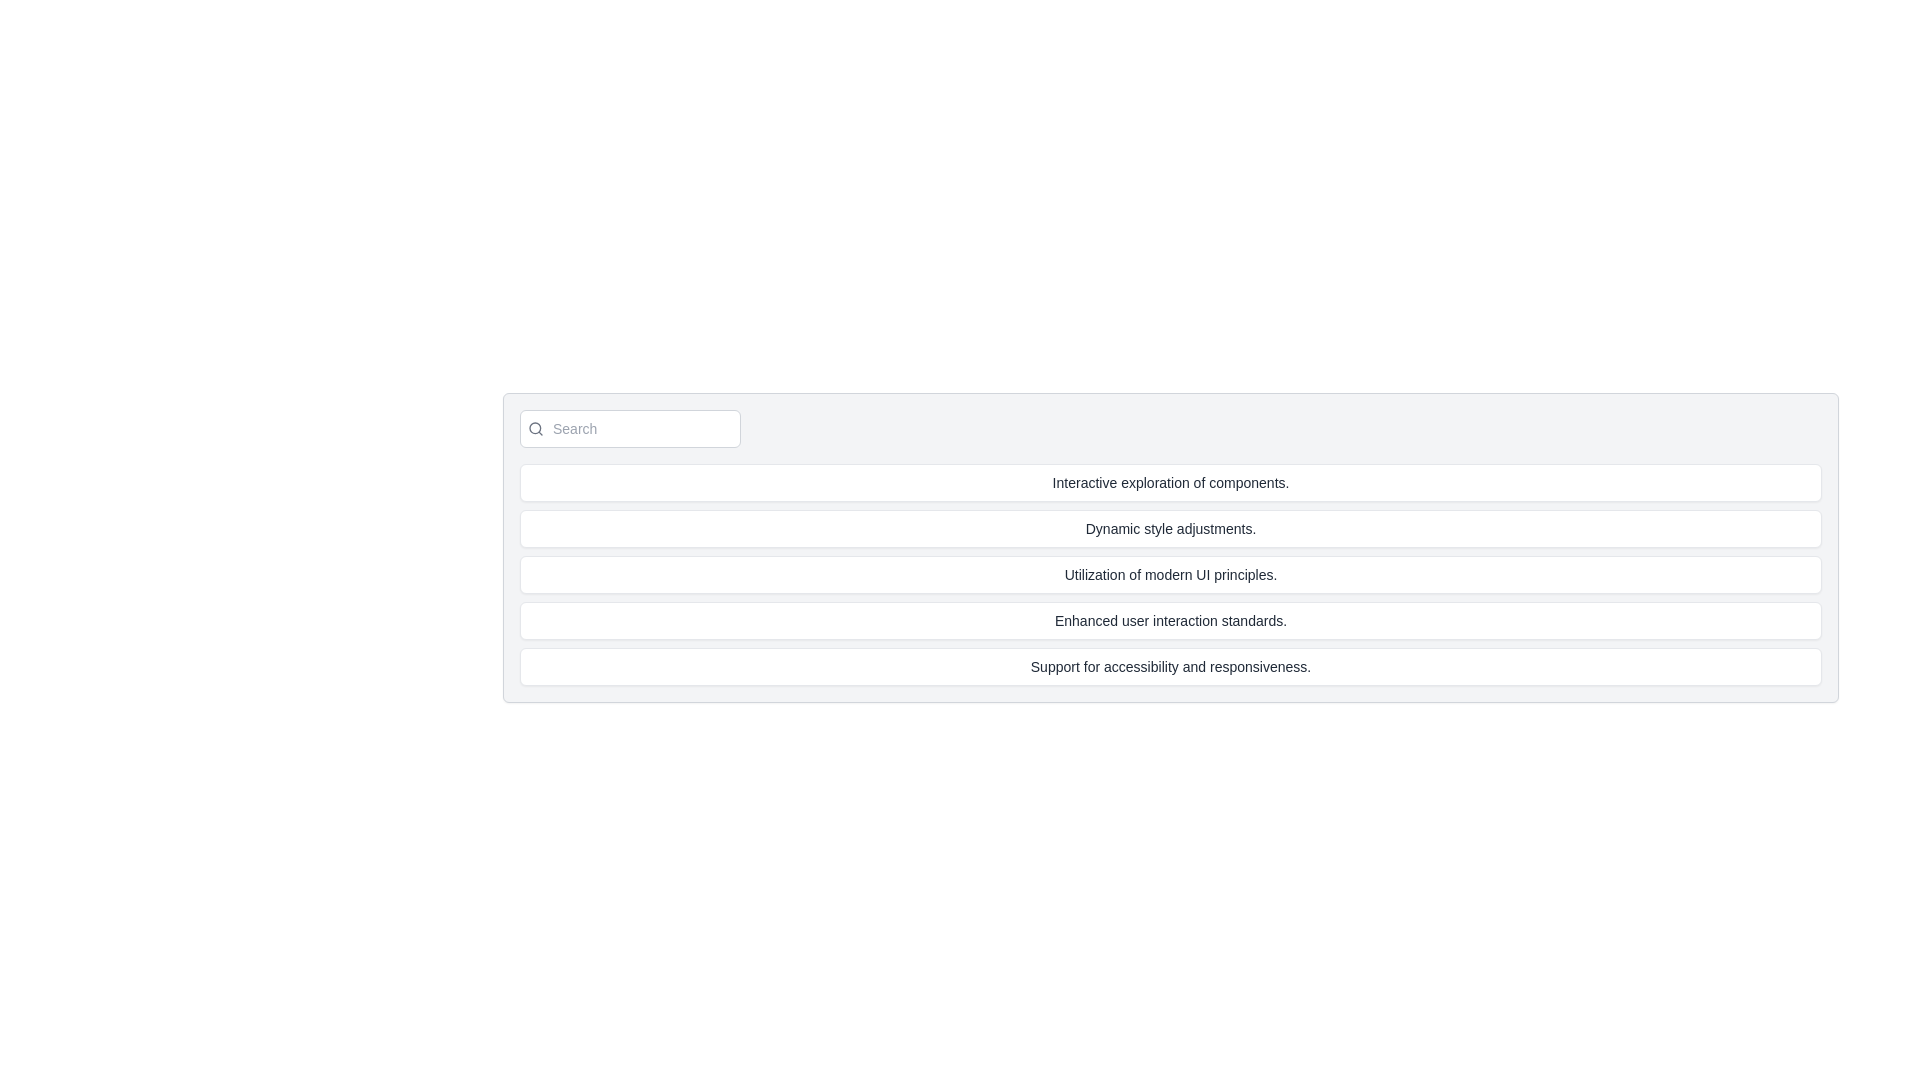 The width and height of the screenshot is (1920, 1080). Describe the element at coordinates (1125, 620) in the screenshot. I see `the letter 'u' in the word 'user' within the text 'Enhanced user interaction standards.' located on the fourth line of the textual list` at that location.